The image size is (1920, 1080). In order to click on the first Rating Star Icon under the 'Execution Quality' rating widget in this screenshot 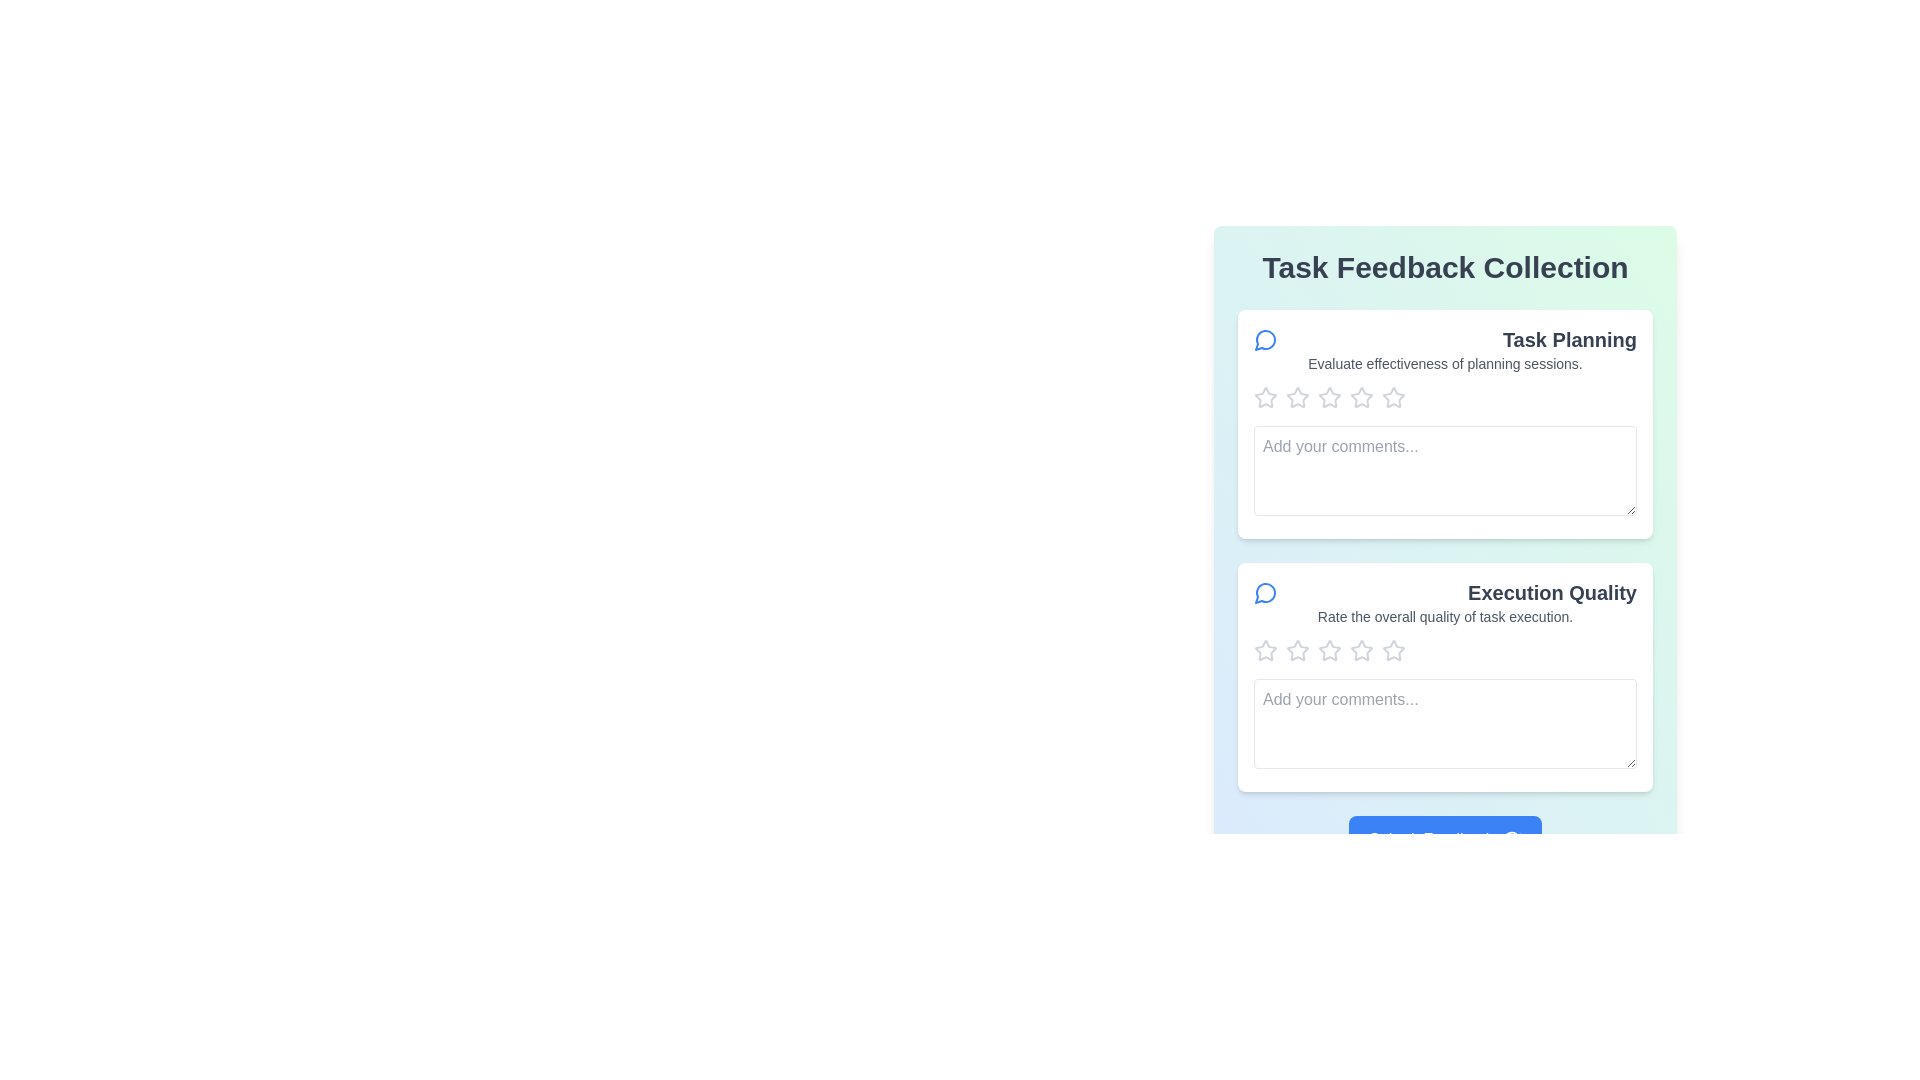, I will do `click(1265, 650)`.